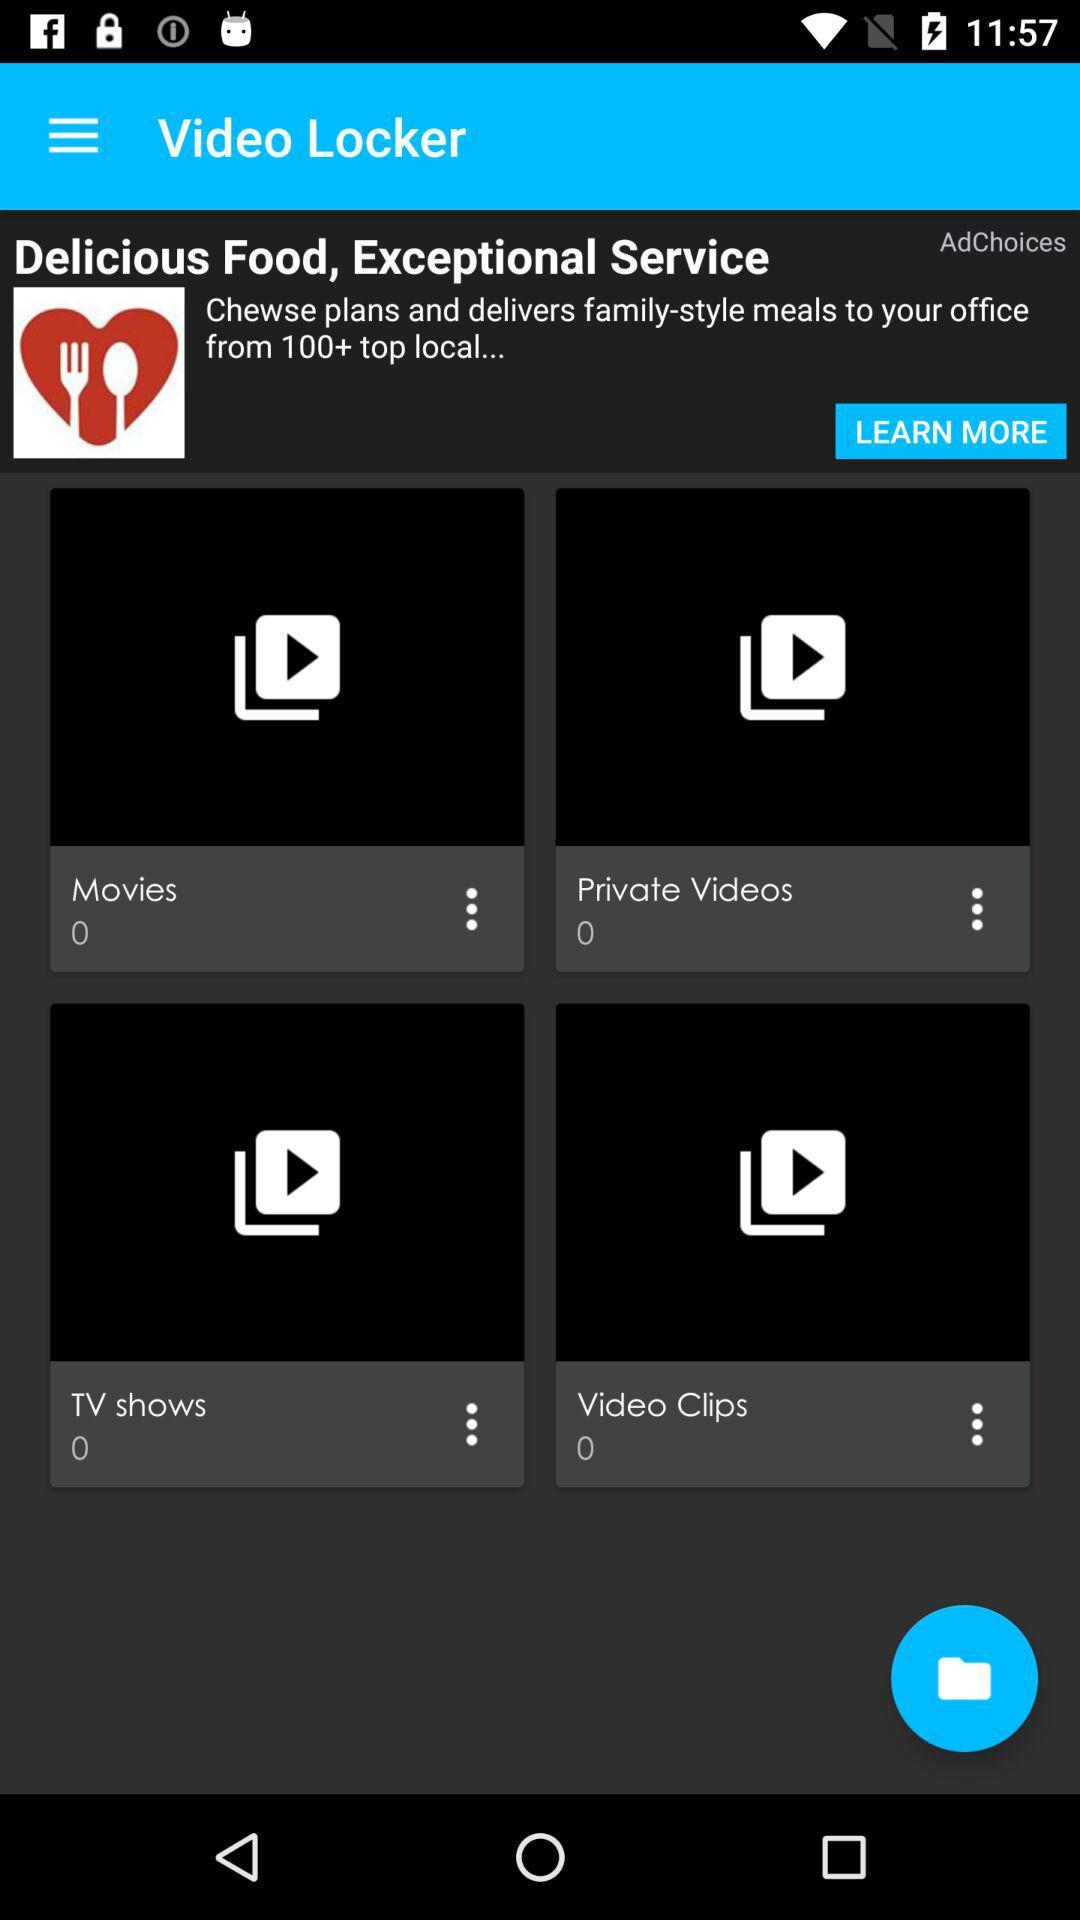 Image resolution: width=1080 pixels, height=1920 pixels. What do you see at coordinates (99, 372) in the screenshot?
I see `item next to chewse plans and item` at bounding box center [99, 372].